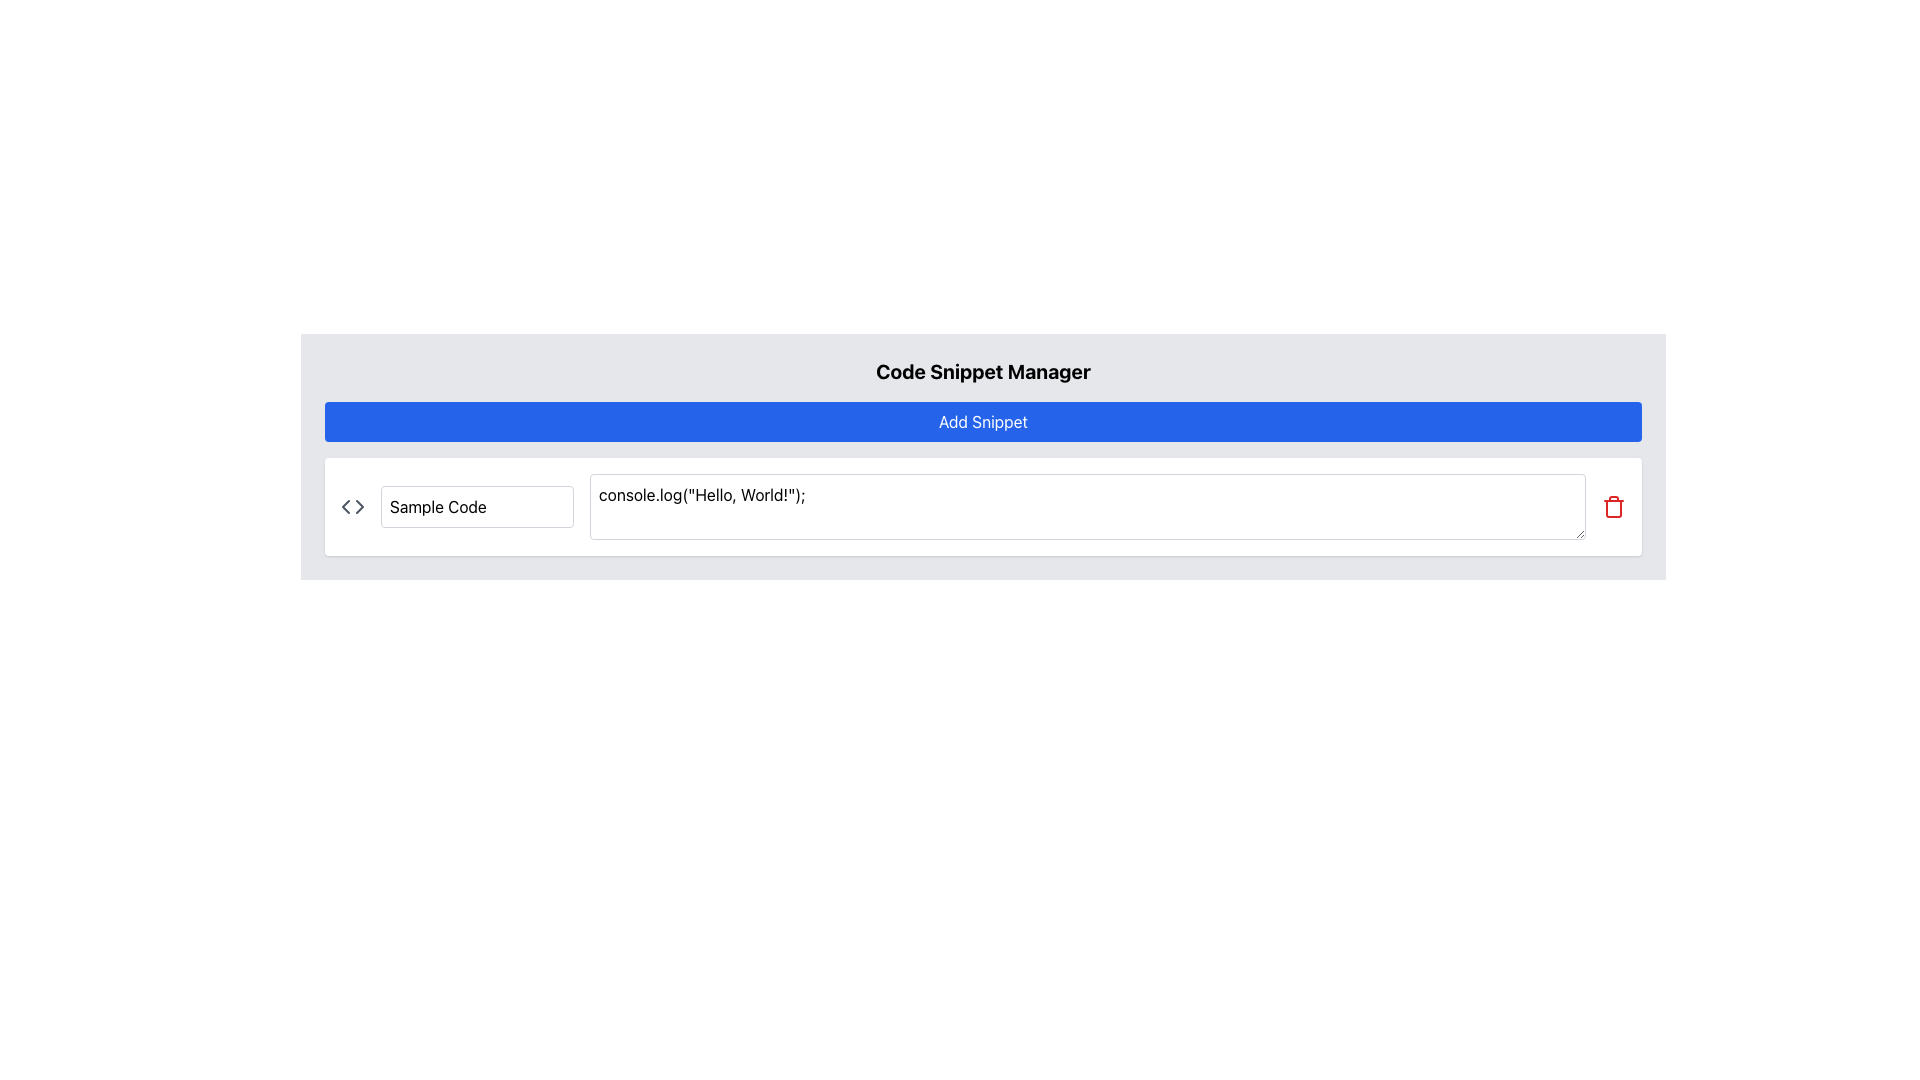 The image size is (1920, 1080). Describe the element at coordinates (983, 420) in the screenshot. I see `the rectangular blue button with rounded corners labeled 'Add Snippet', which is positioned below the 'Code Snippet Manager' heading` at that location.